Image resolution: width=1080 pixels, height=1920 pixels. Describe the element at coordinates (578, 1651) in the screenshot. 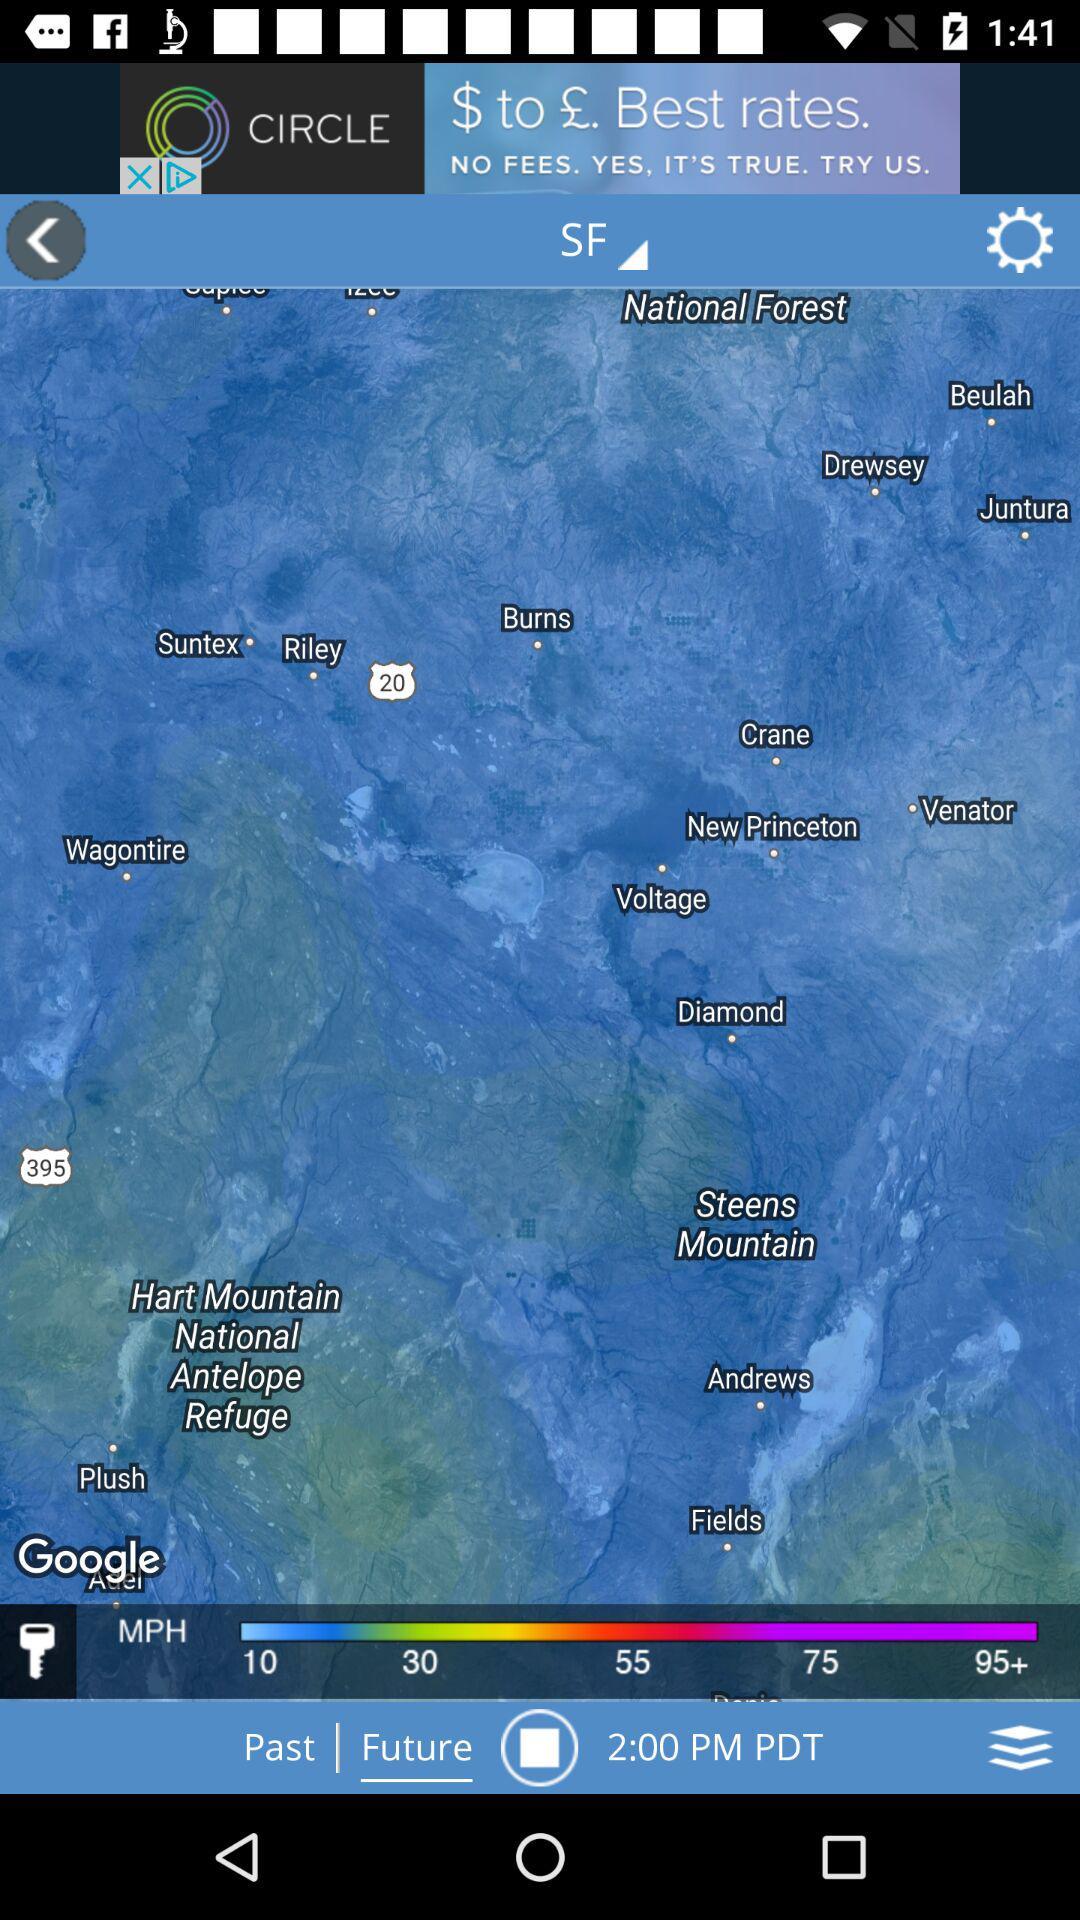

I see `scale bar right to the key icon at the bottom` at that location.